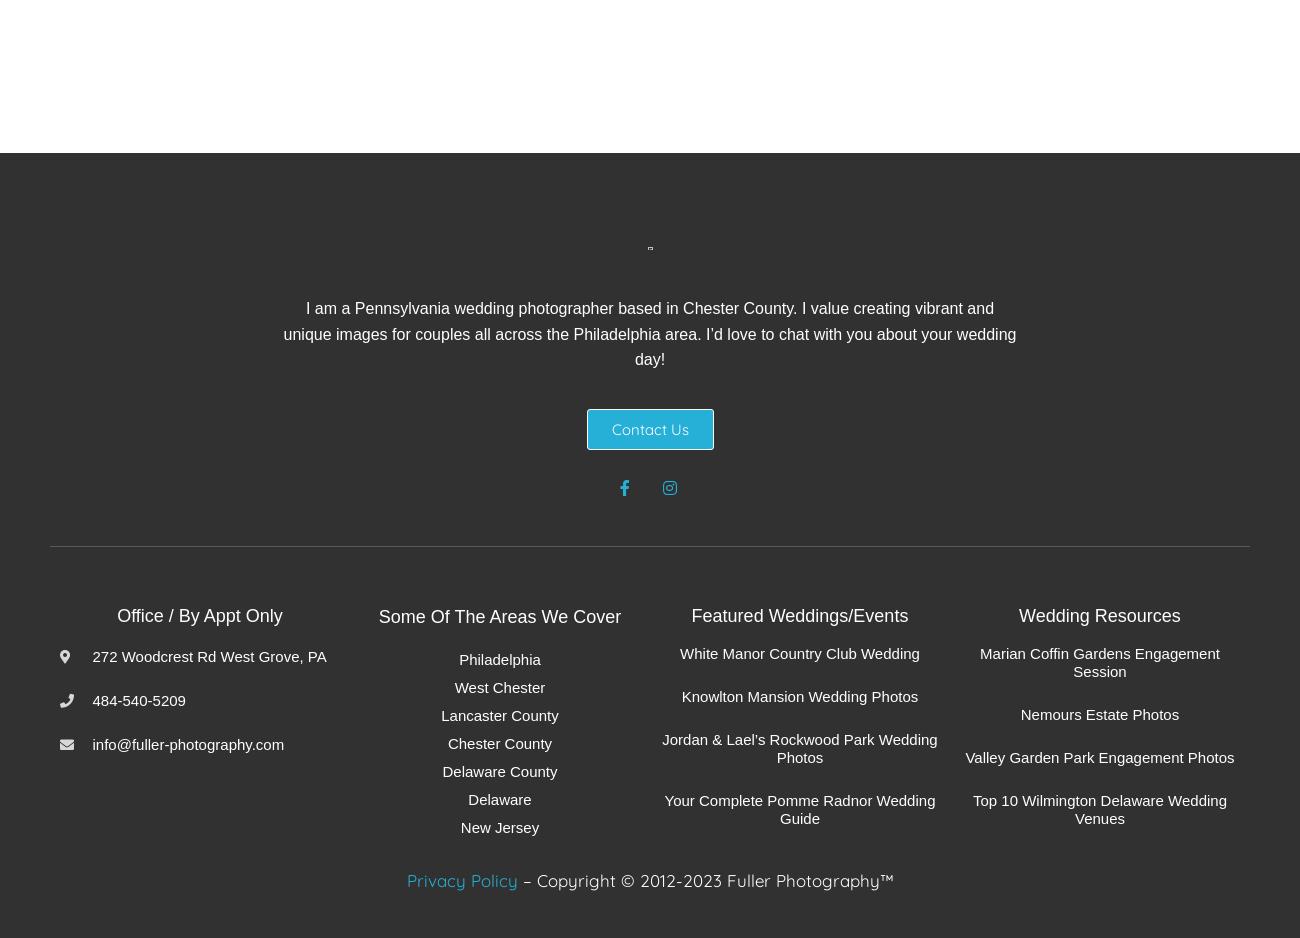 The image size is (1300, 938). I want to click on 'New Jersey', so click(499, 827).